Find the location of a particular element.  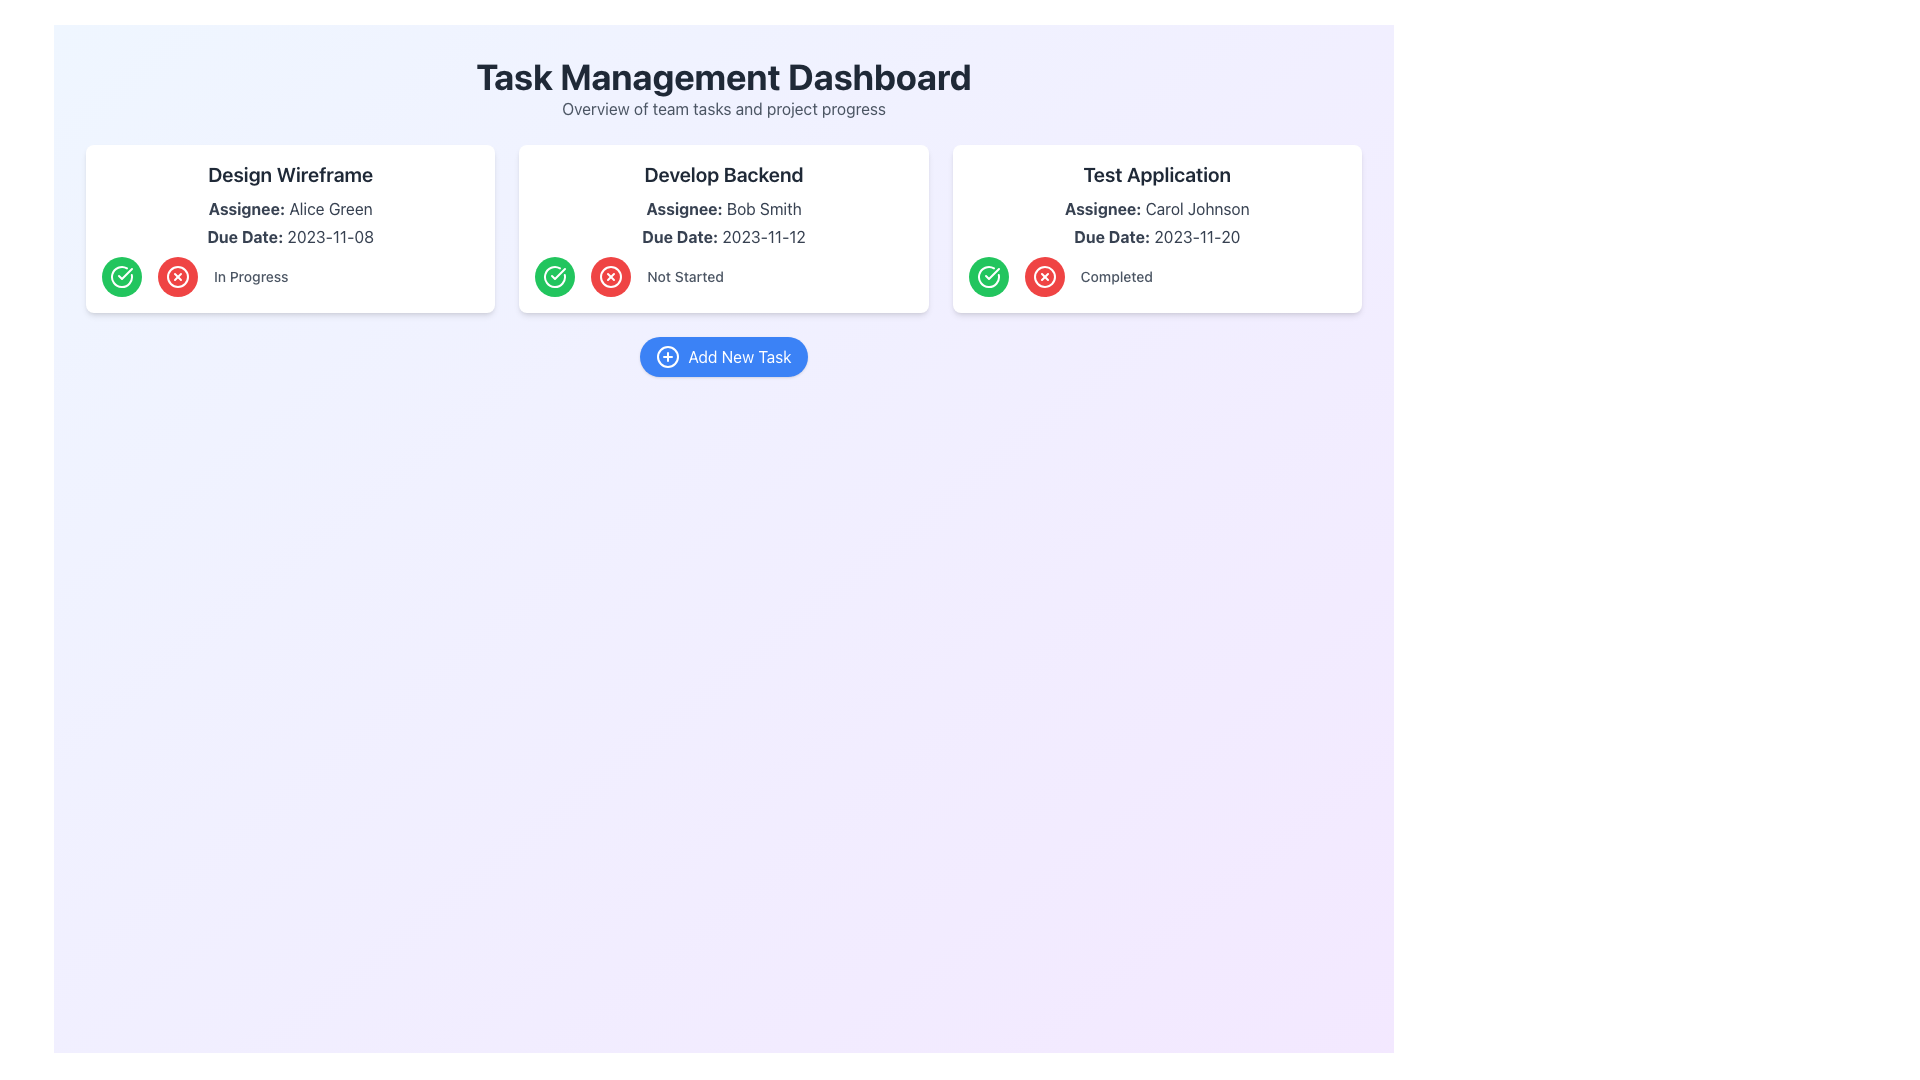

the text label that reads 'Overview of team tasks and project progress', which is centrally positioned beneath the heading 'Task Management Dashboard' is located at coordinates (723, 108).